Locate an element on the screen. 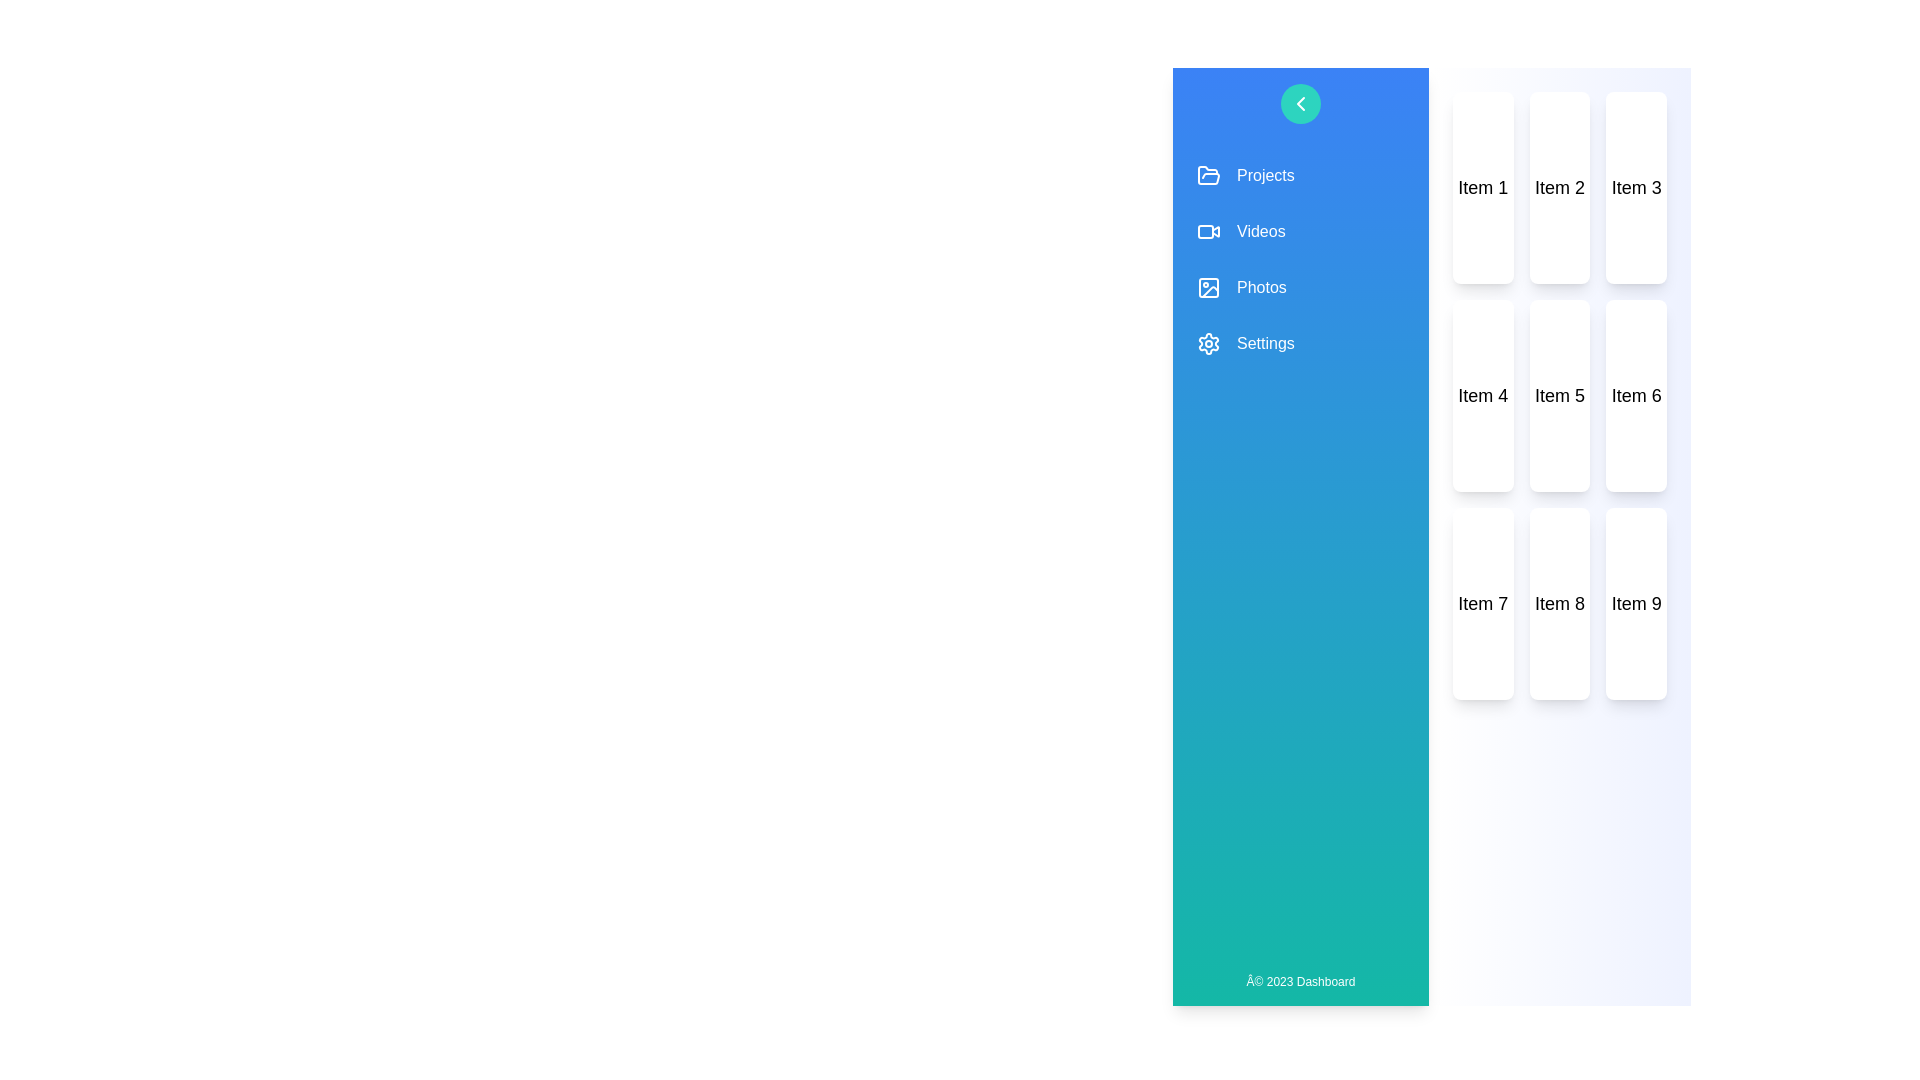 The width and height of the screenshot is (1920, 1080). the sidebar menu item labeled Photos is located at coordinates (1300, 288).